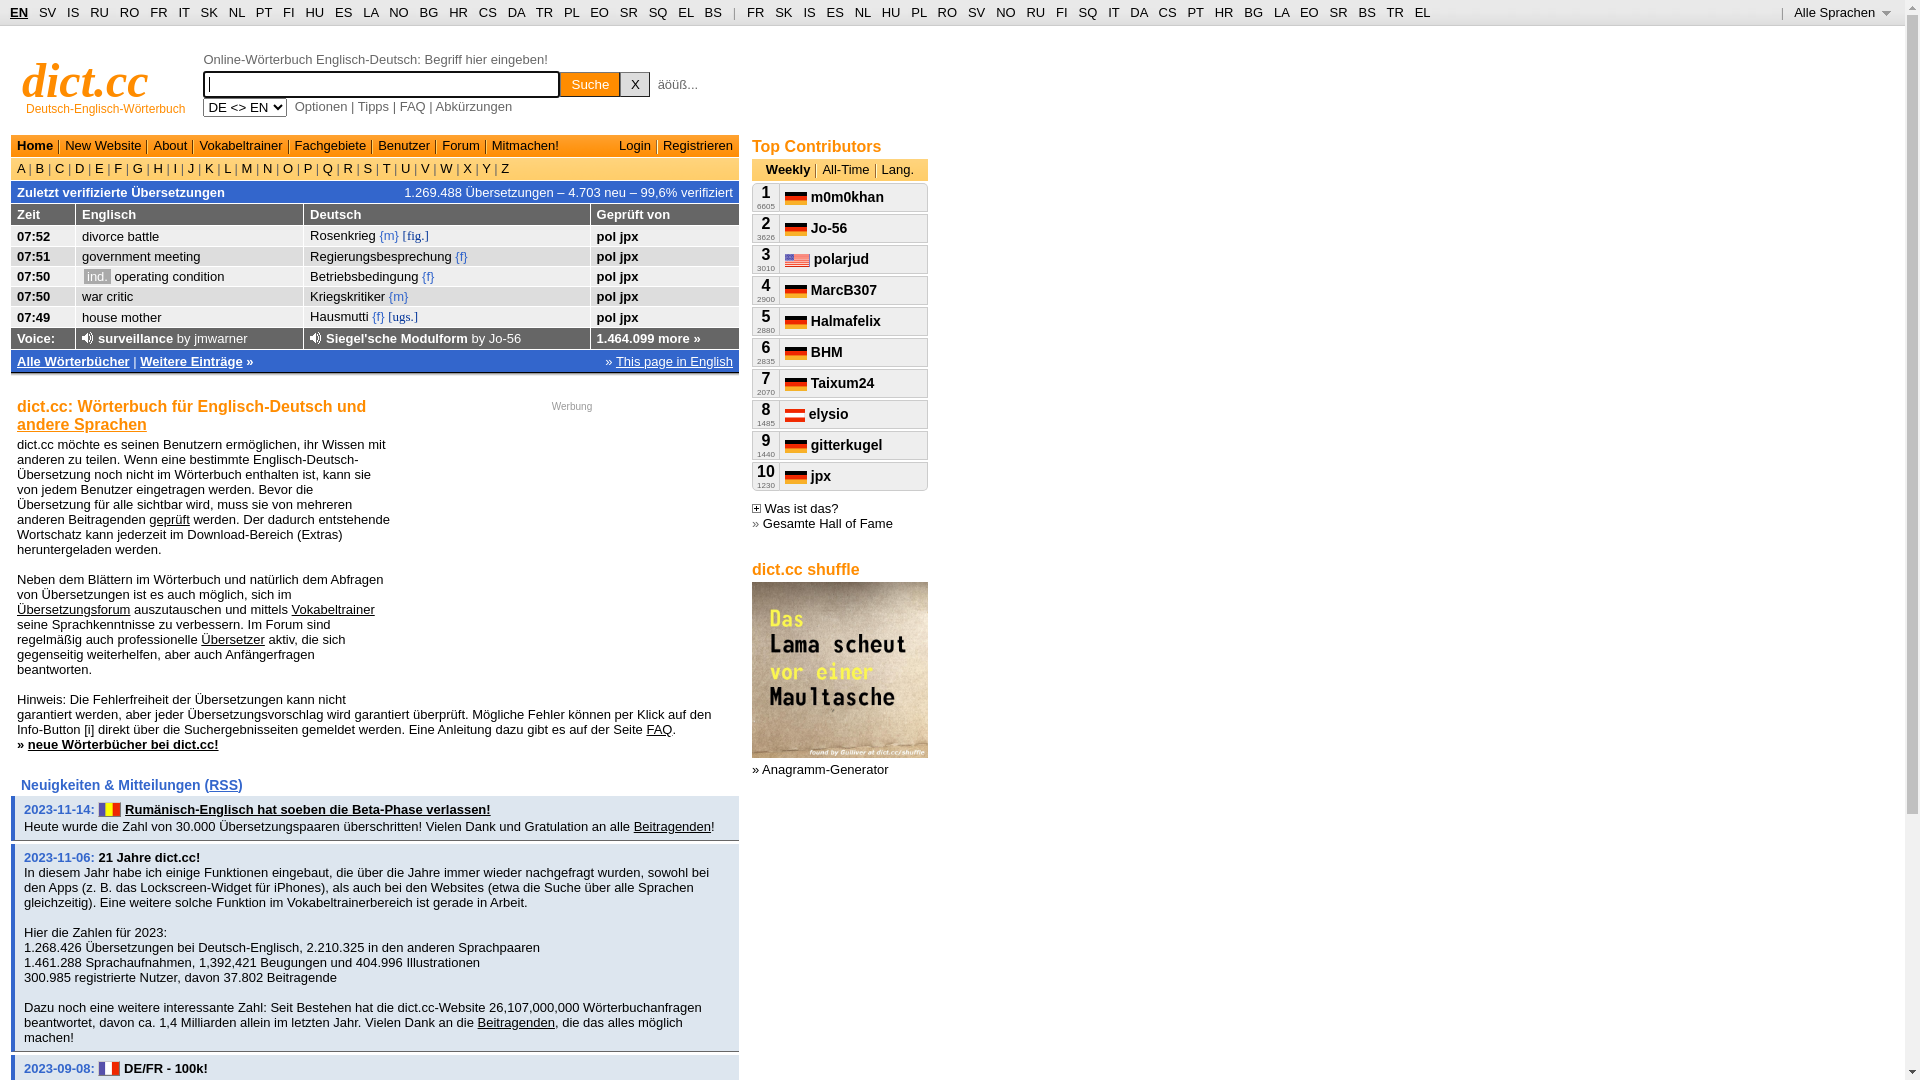 This screenshot has width=1920, height=1080. Describe the element at coordinates (633, 83) in the screenshot. I see `'X'` at that location.